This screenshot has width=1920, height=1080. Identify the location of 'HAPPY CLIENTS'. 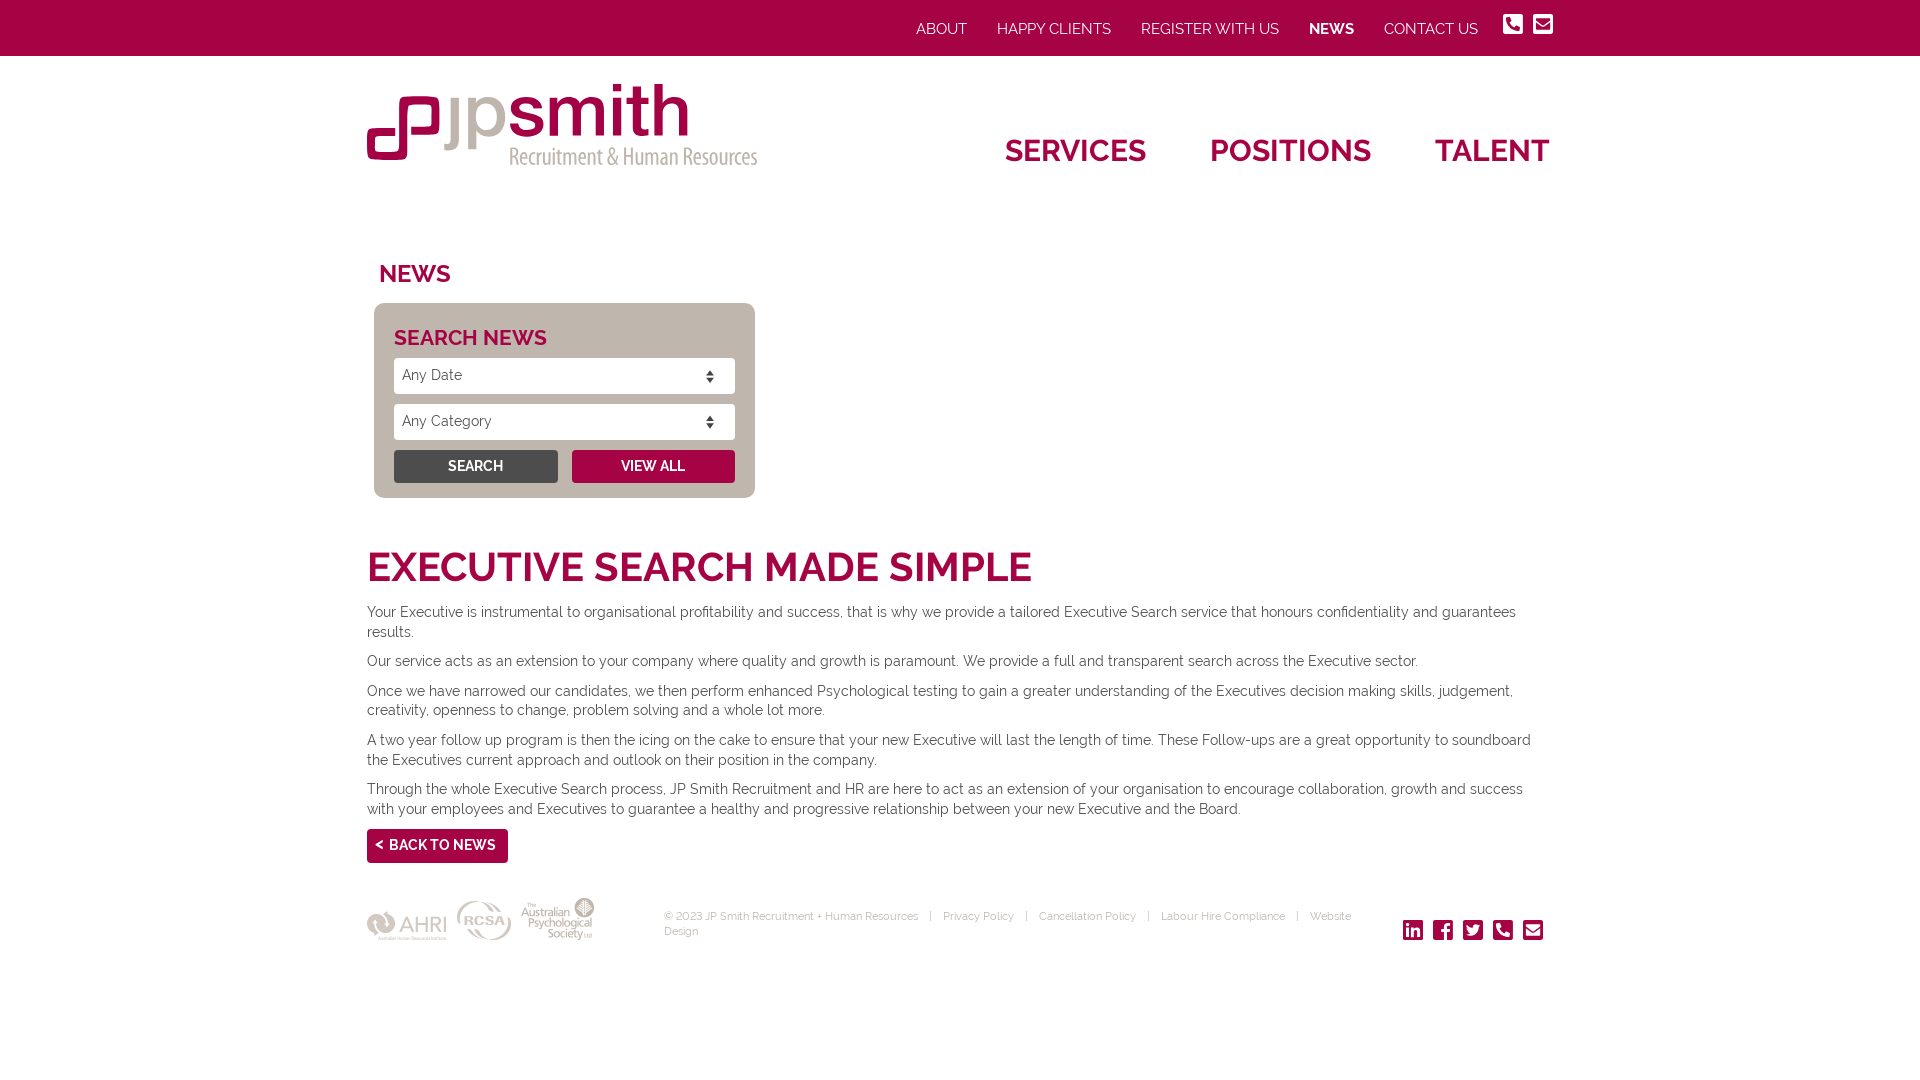
(1053, 29).